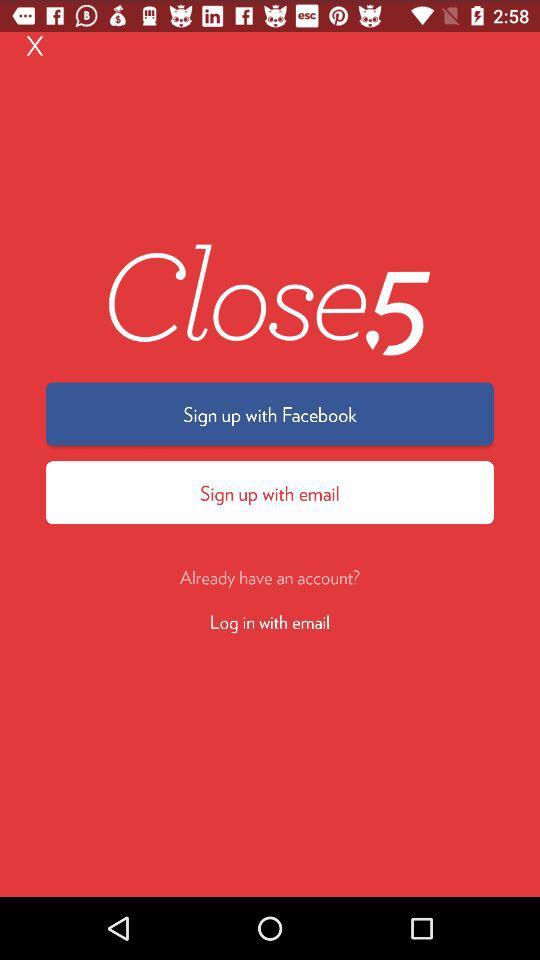 The height and width of the screenshot is (960, 540). What do you see at coordinates (270, 620) in the screenshot?
I see `the icon below the already have an item` at bounding box center [270, 620].